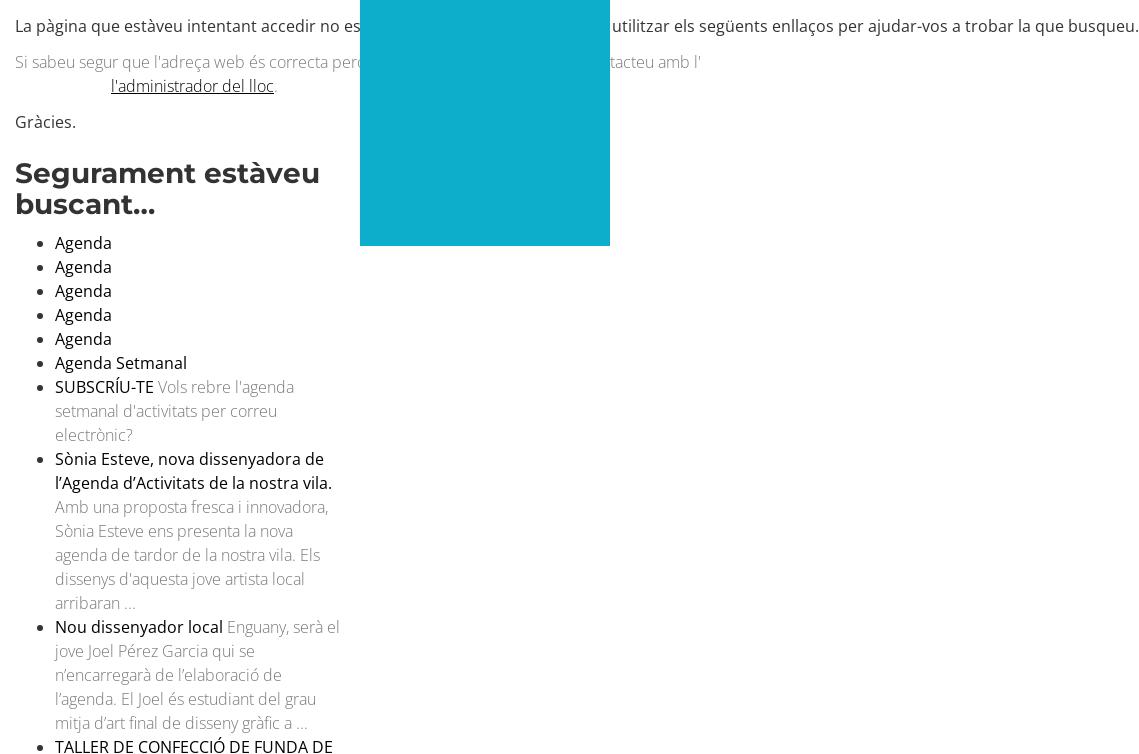 This screenshot has height=754, width=1139. I want to click on 'Segurament estàveu buscant…', so click(167, 187).